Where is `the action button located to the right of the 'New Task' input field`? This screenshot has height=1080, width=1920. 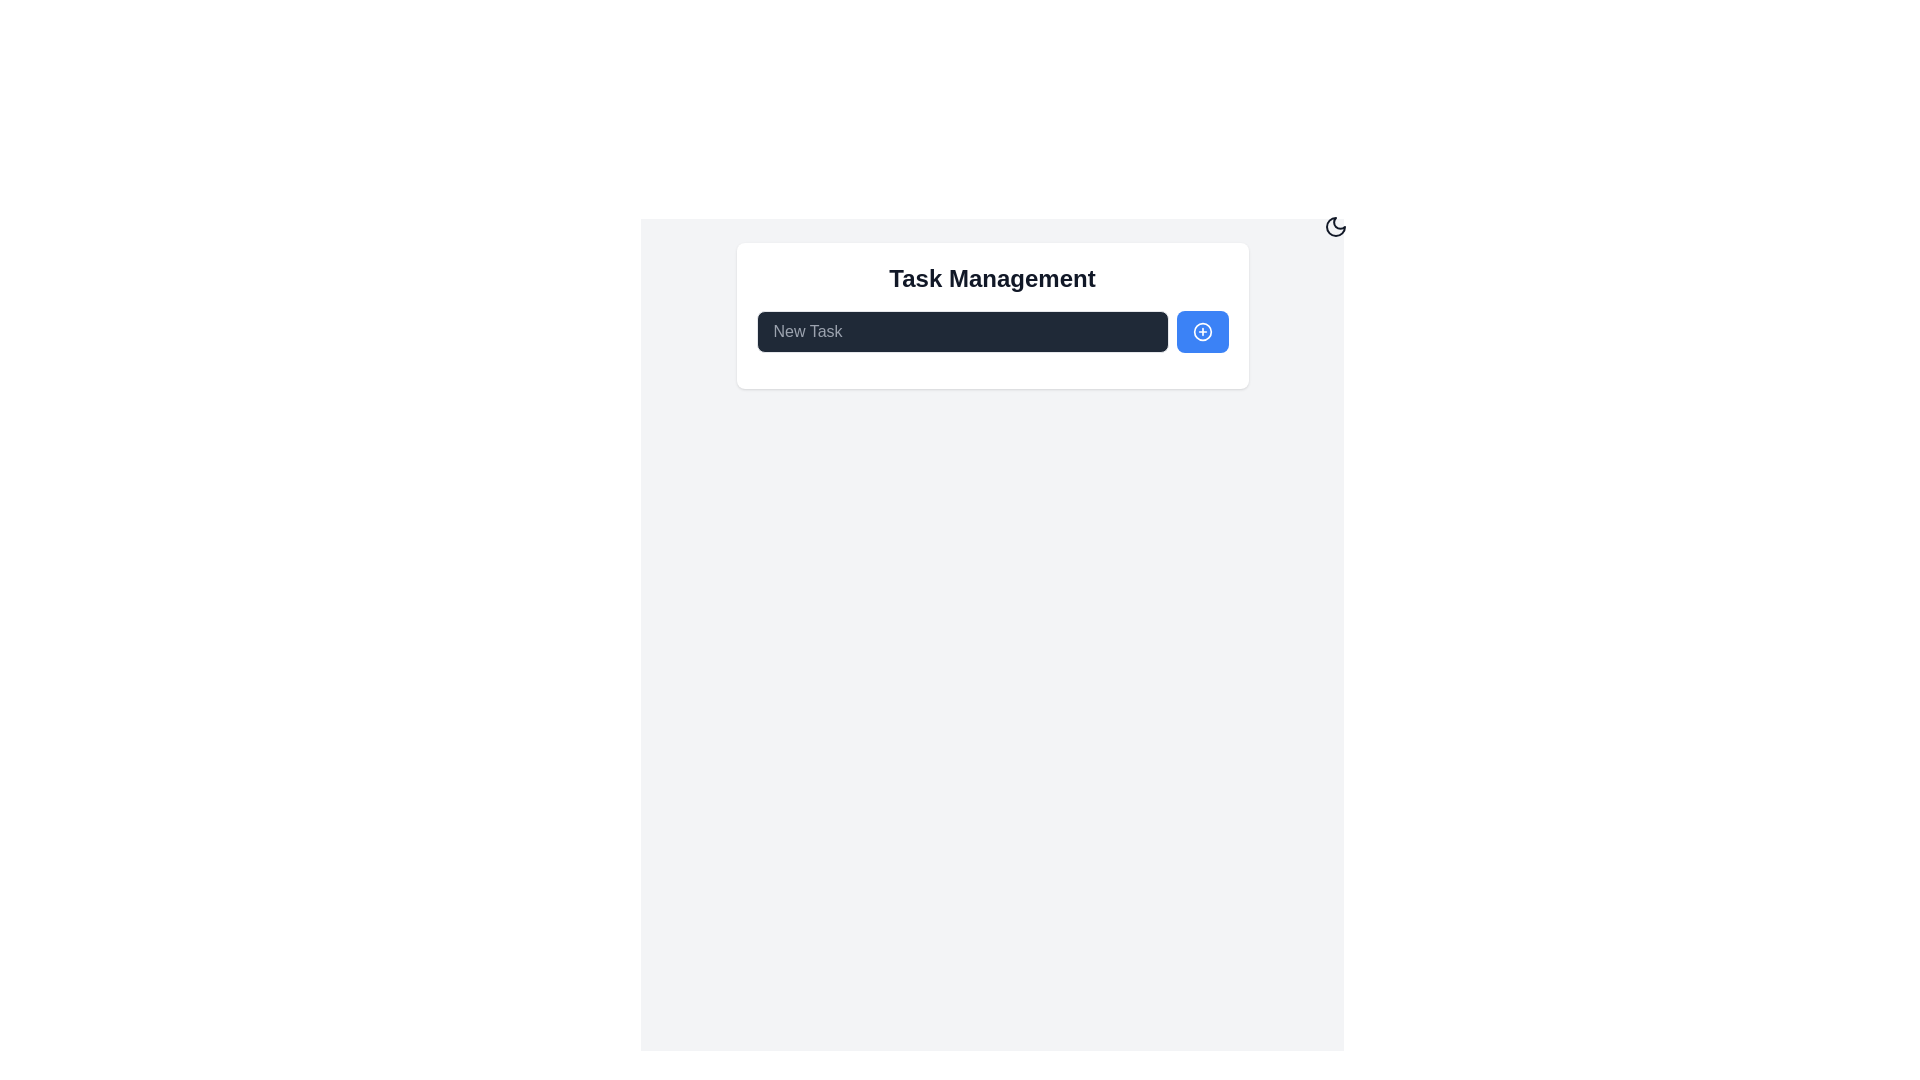 the action button located to the right of the 'New Task' input field is located at coordinates (1201, 330).